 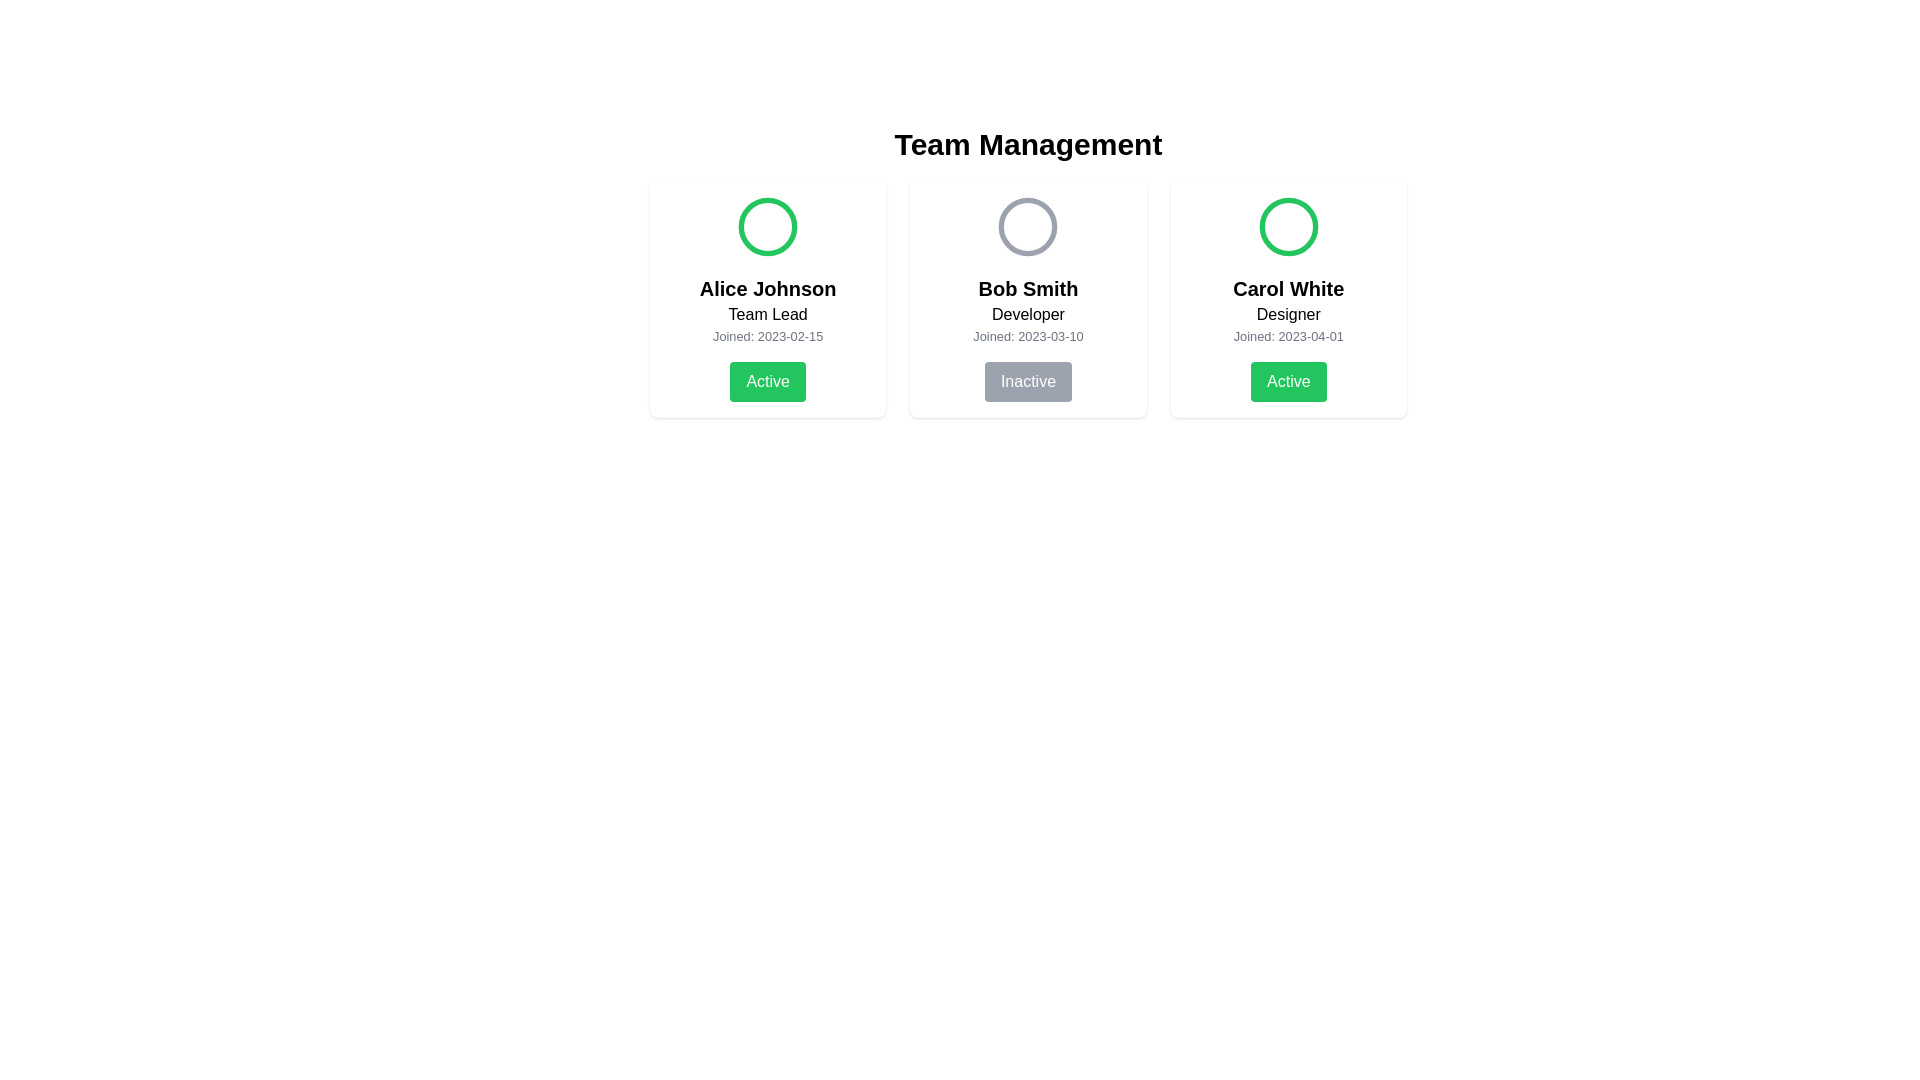 What do you see at coordinates (1288, 289) in the screenshot?
I see `the Text label displaying the individual's name in the user profile card, located in the middle of the third card above the 'Designer' title` at bounding box center [1288, 289].